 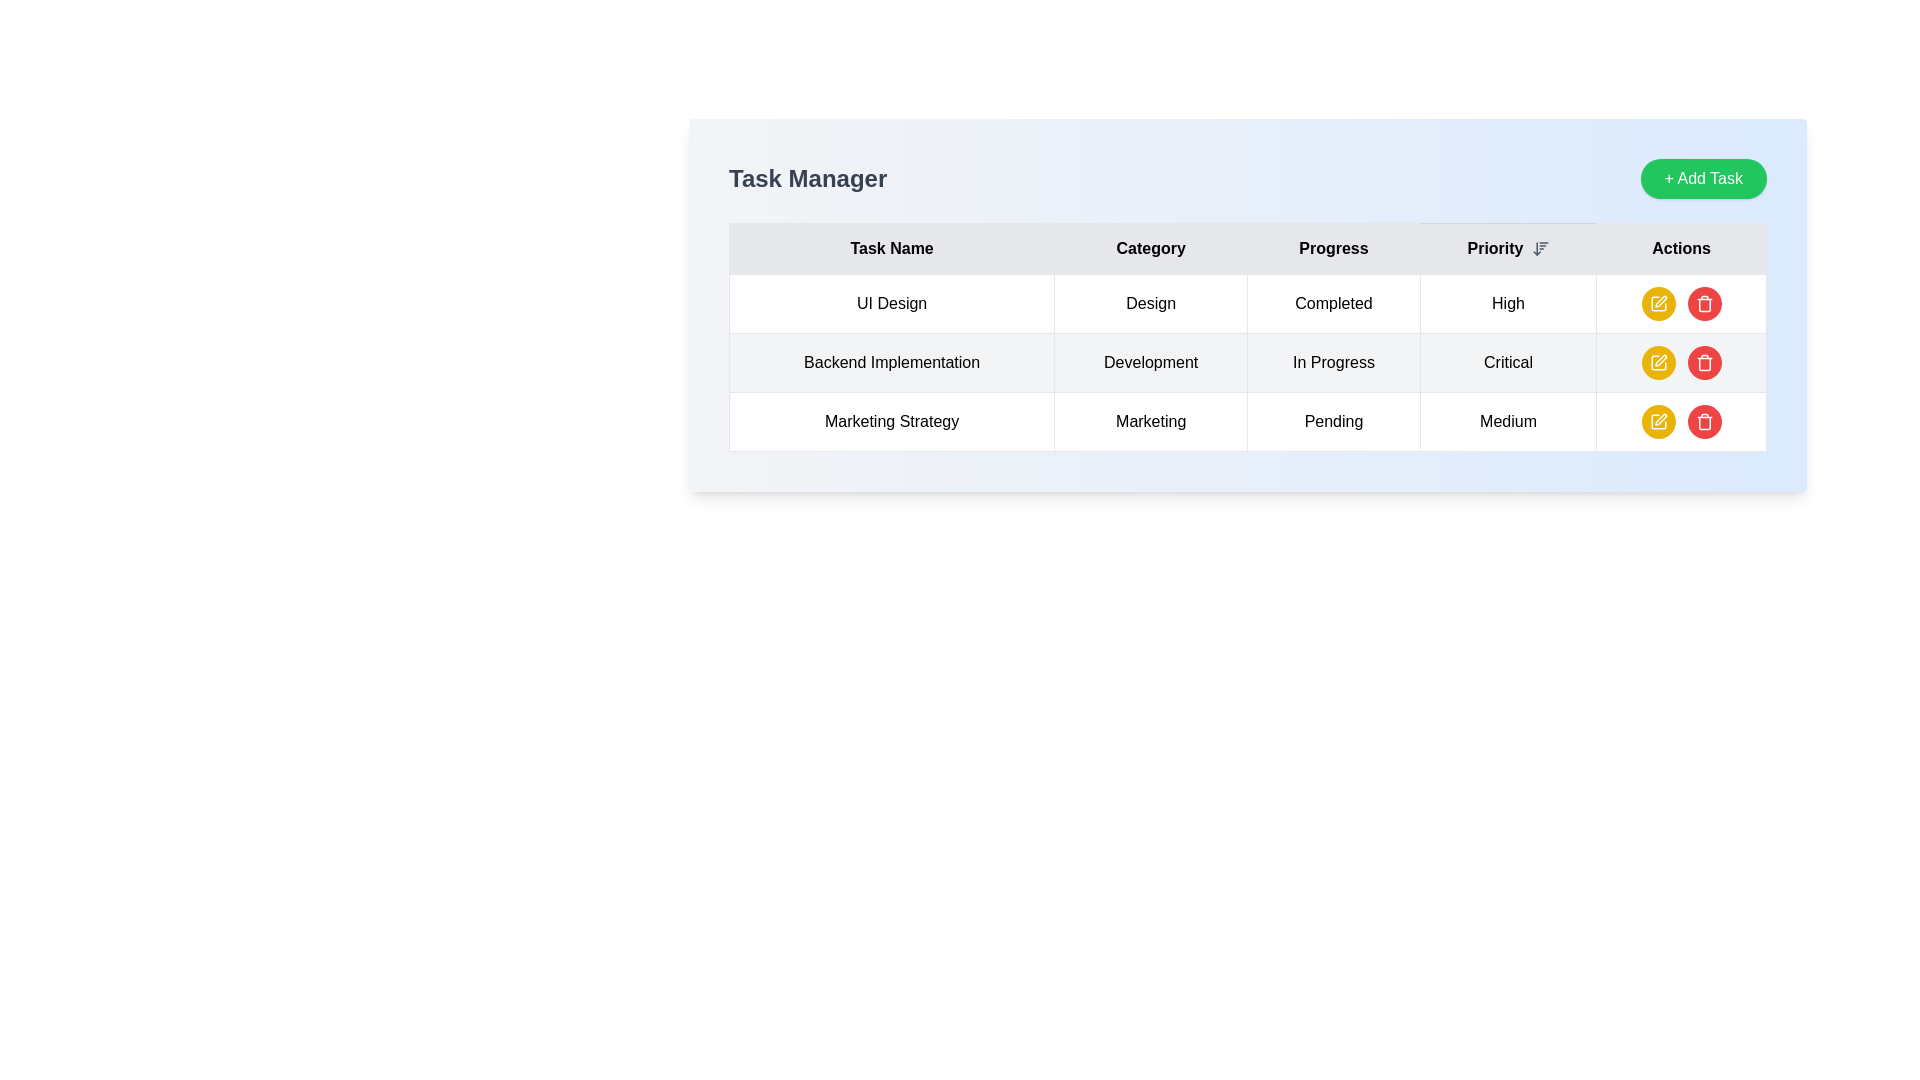 I want to click on the static text label indicating 'In Progress' under the 'Progress' header in the table for 'Backend Implementation' in the 'Development' category, so click(x=1334, y=362).